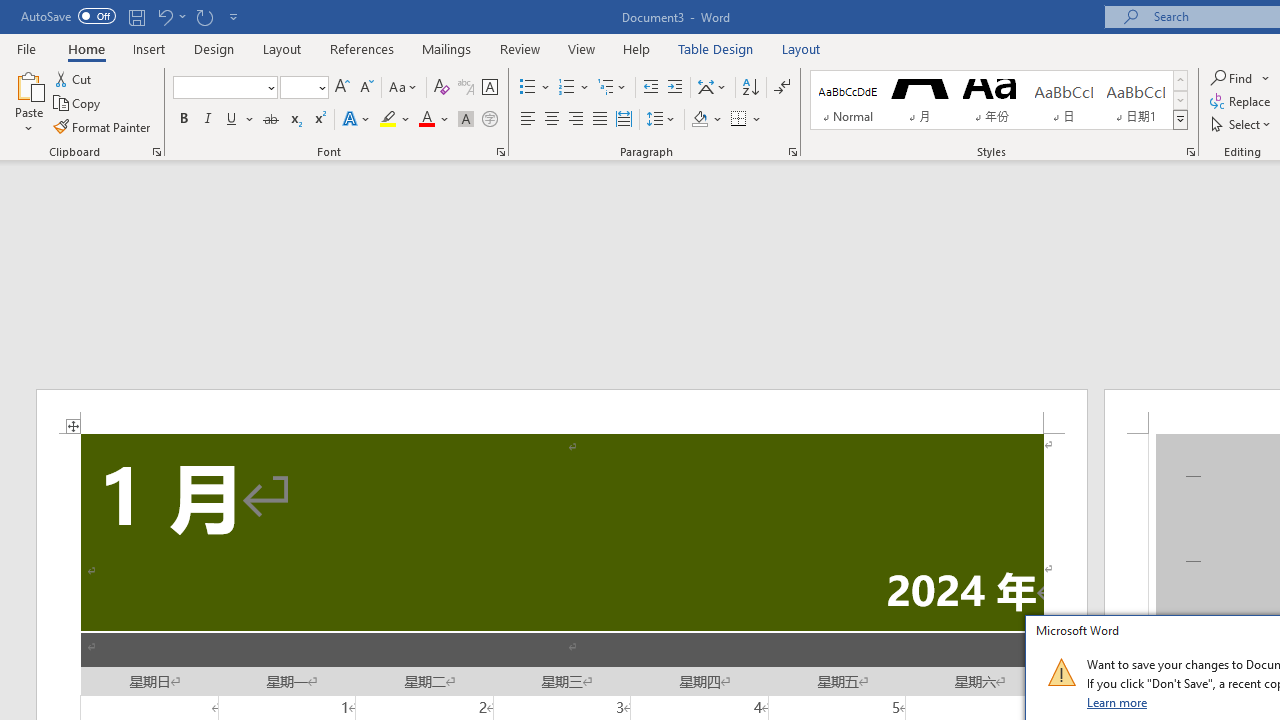  I want to click on 'Mailings', so click(446, 48).